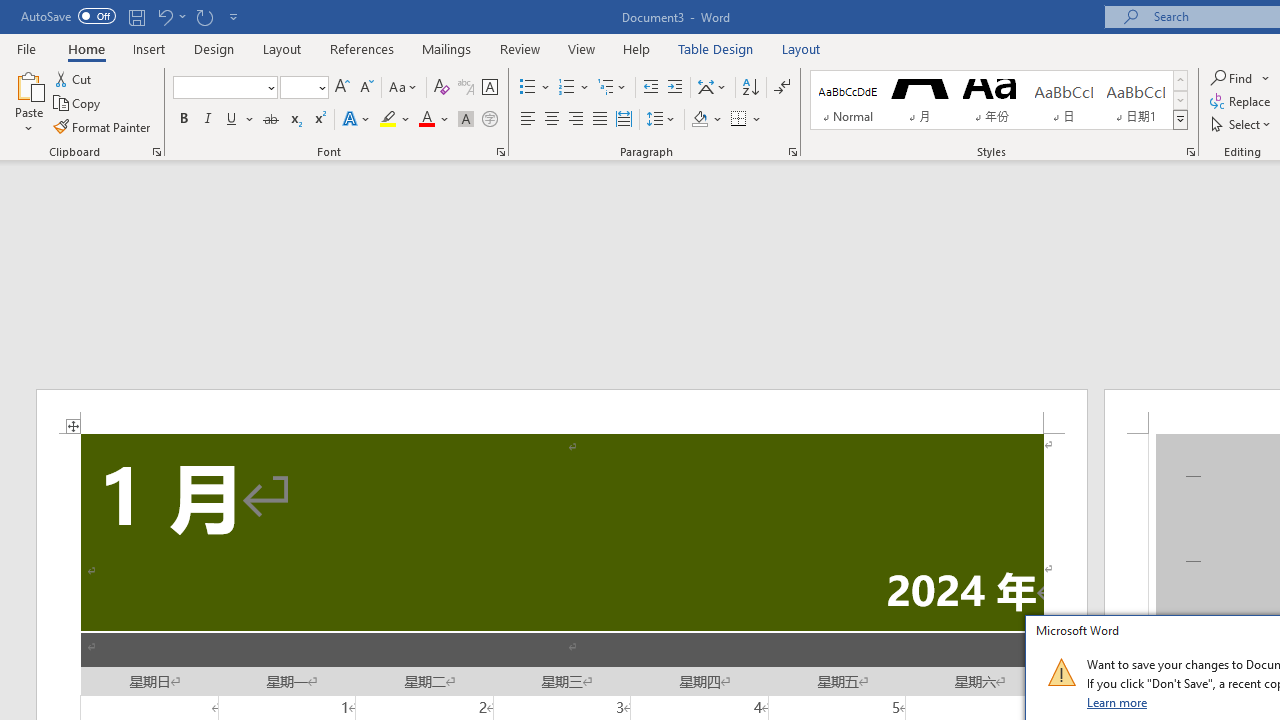  I want to click on 'Mailings', so click(446, 48).